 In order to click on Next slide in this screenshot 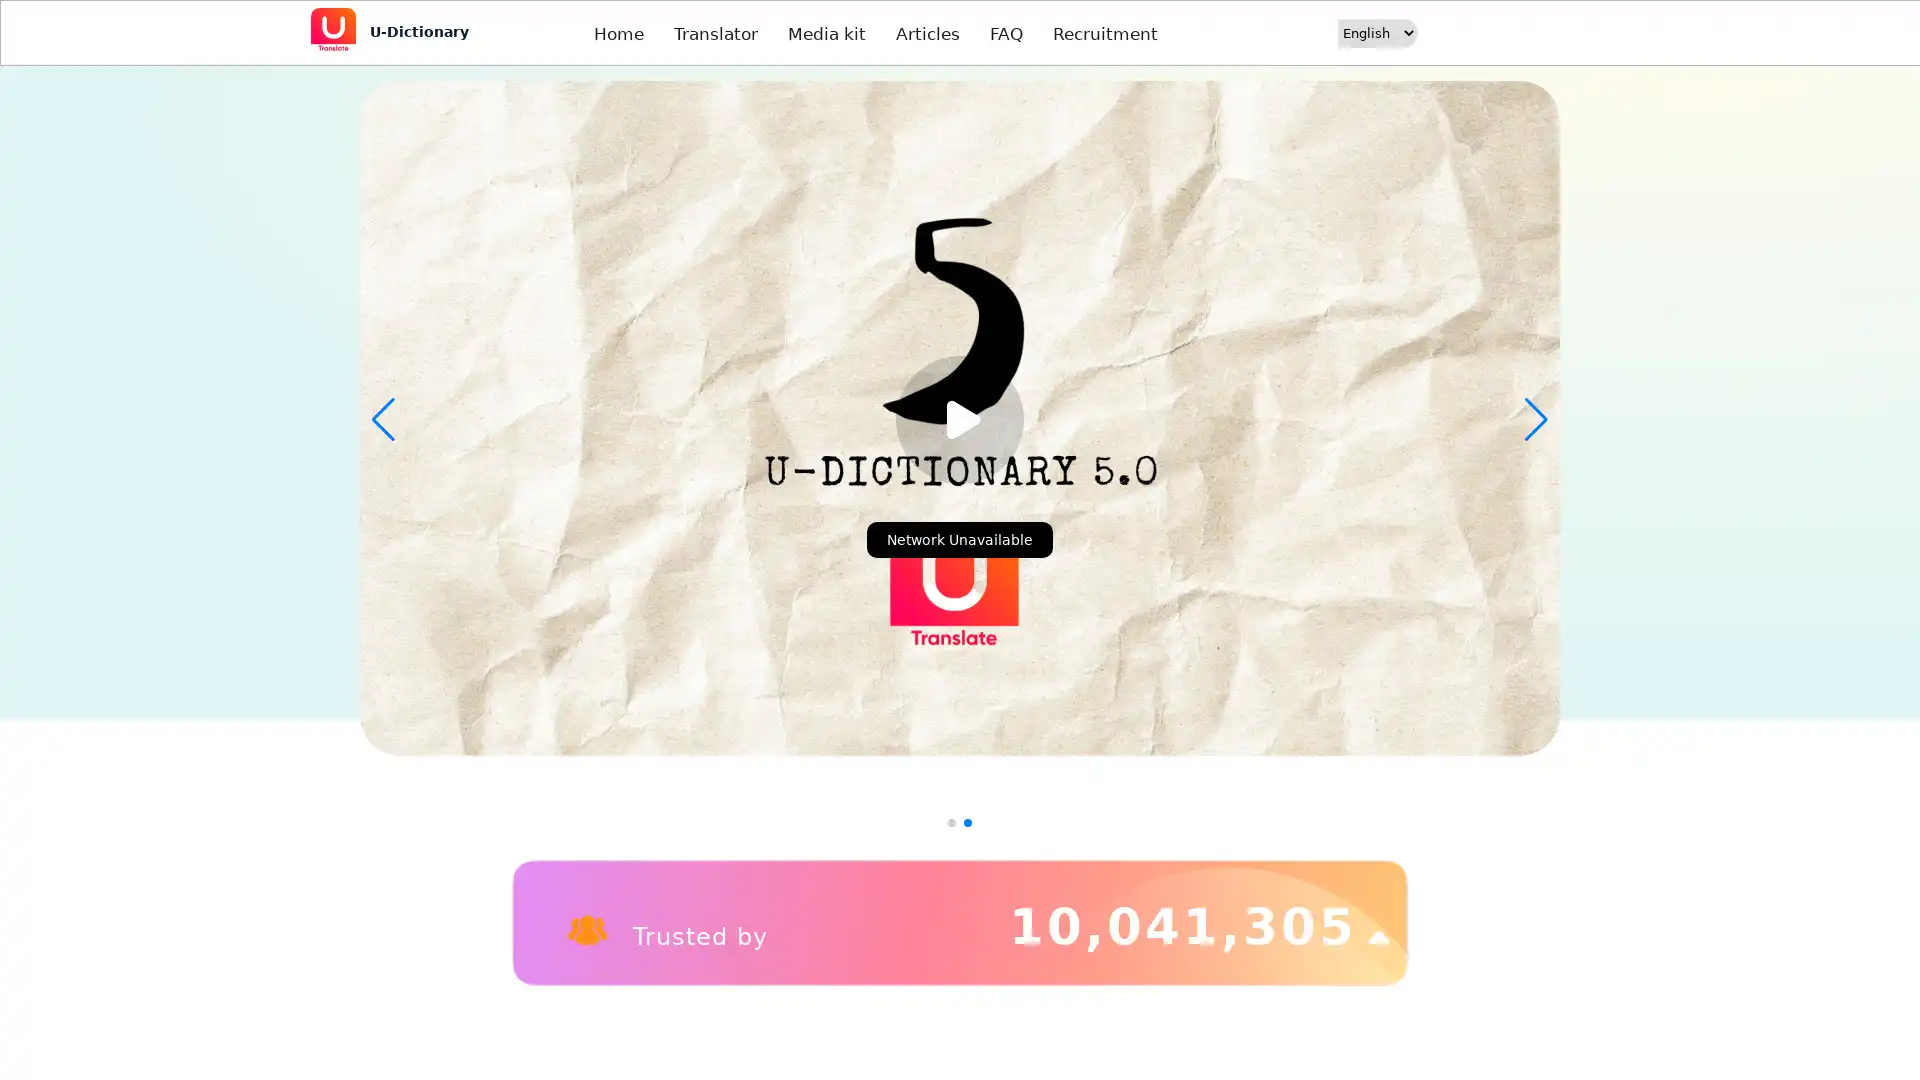, I will do `click(1535, 419)`.